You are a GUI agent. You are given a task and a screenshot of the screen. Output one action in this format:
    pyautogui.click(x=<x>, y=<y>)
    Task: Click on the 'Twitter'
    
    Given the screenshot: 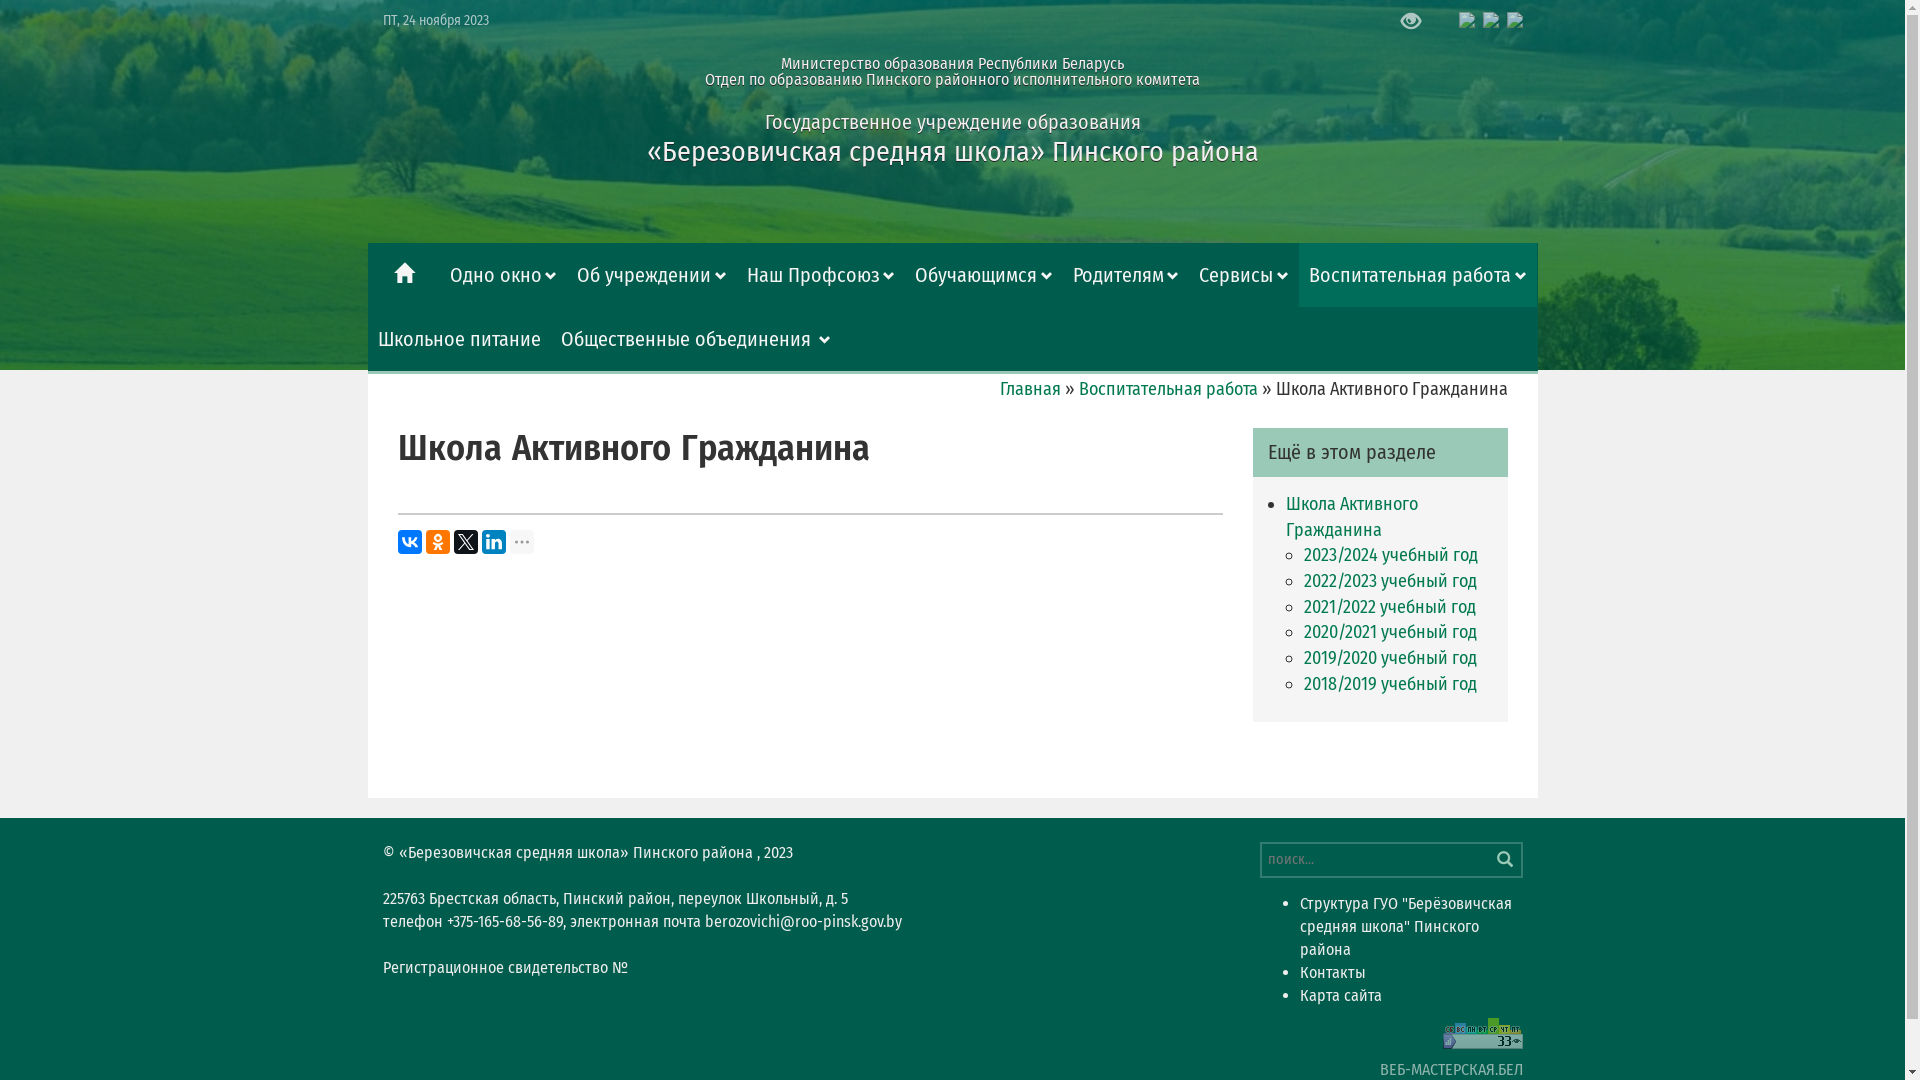 What is the action you would take?
    pyautogui.click(x=464, y=542)
    